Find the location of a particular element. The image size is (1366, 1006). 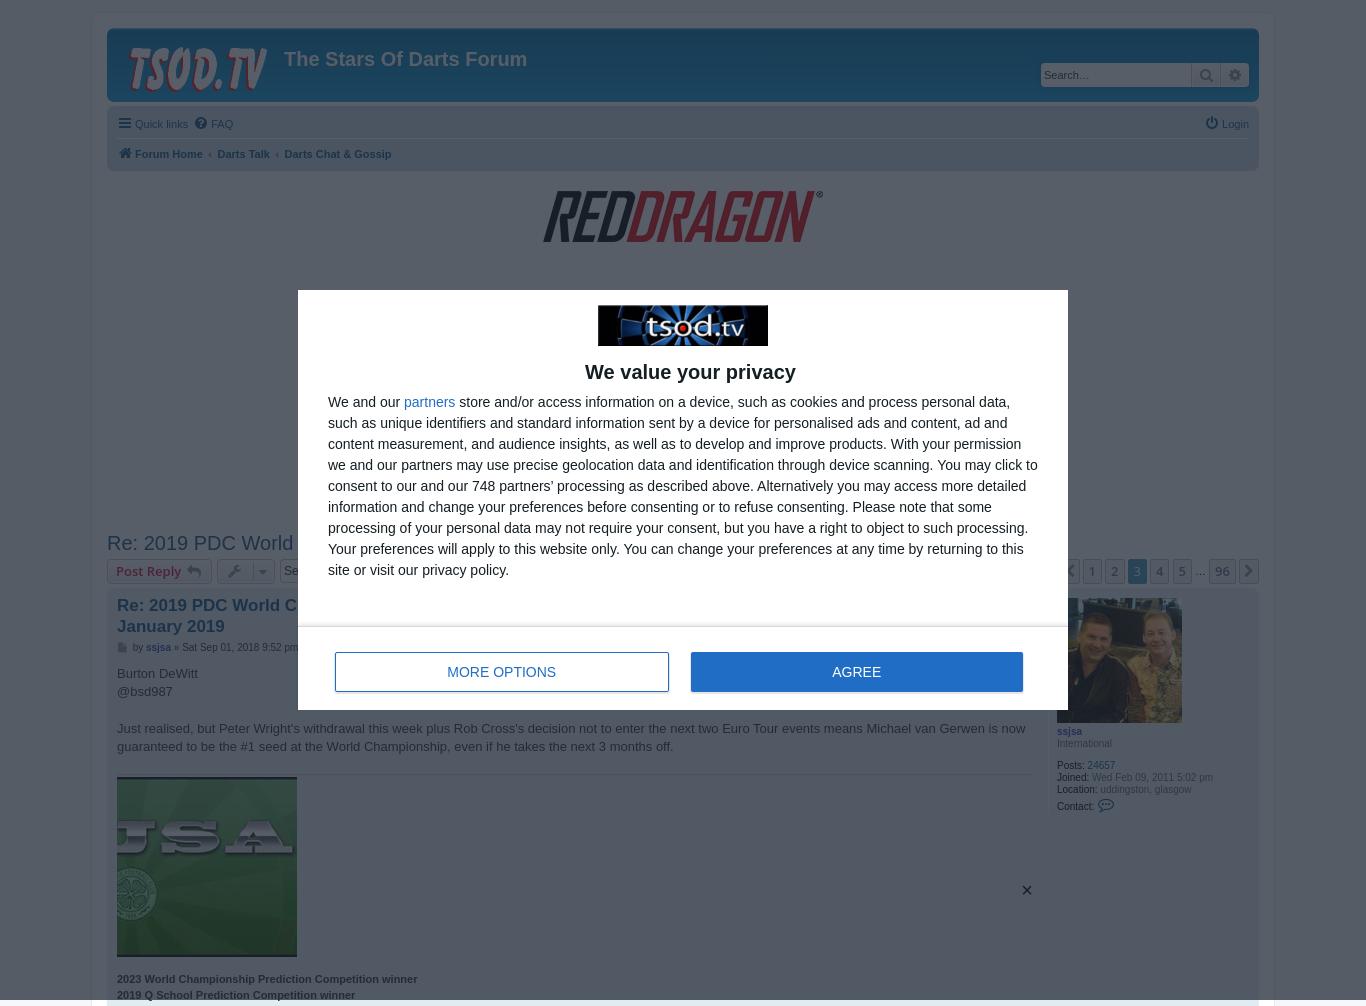

'Sat Sep 01, 2018 9:52 pm' is located at coordinates (180, 647).